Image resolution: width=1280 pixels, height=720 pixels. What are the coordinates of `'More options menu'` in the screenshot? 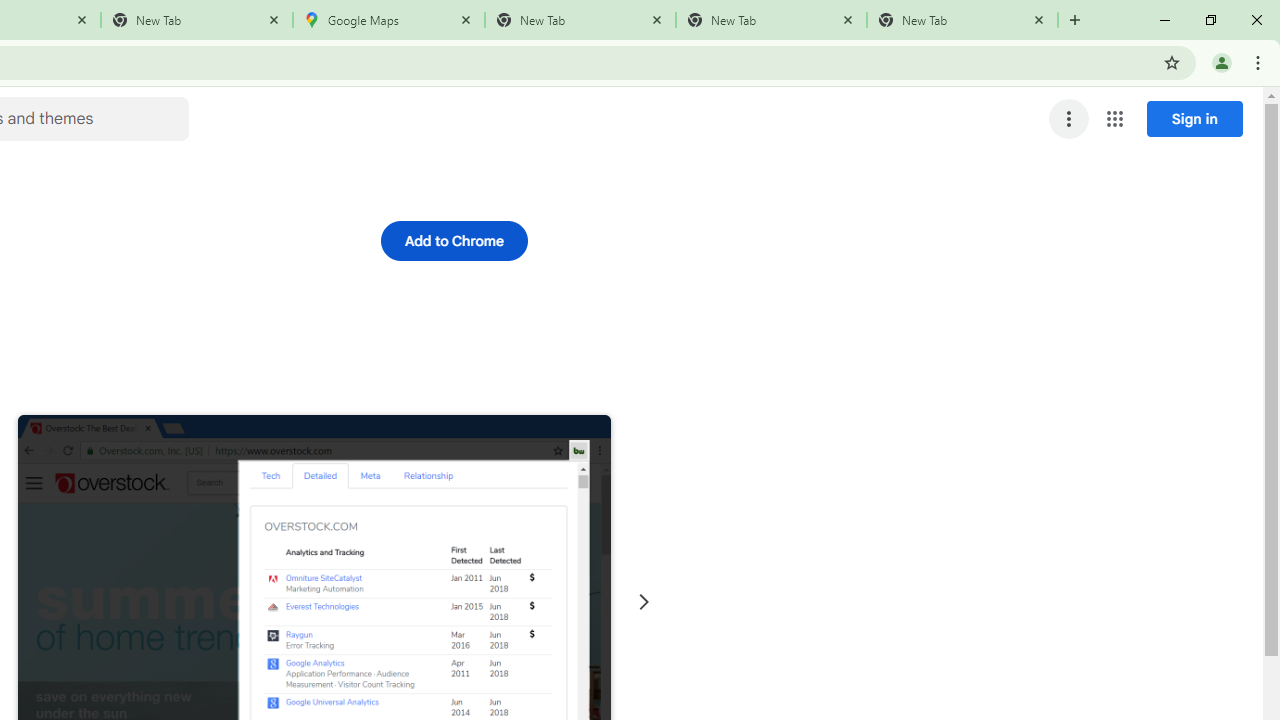 It's located at (1068, 119).